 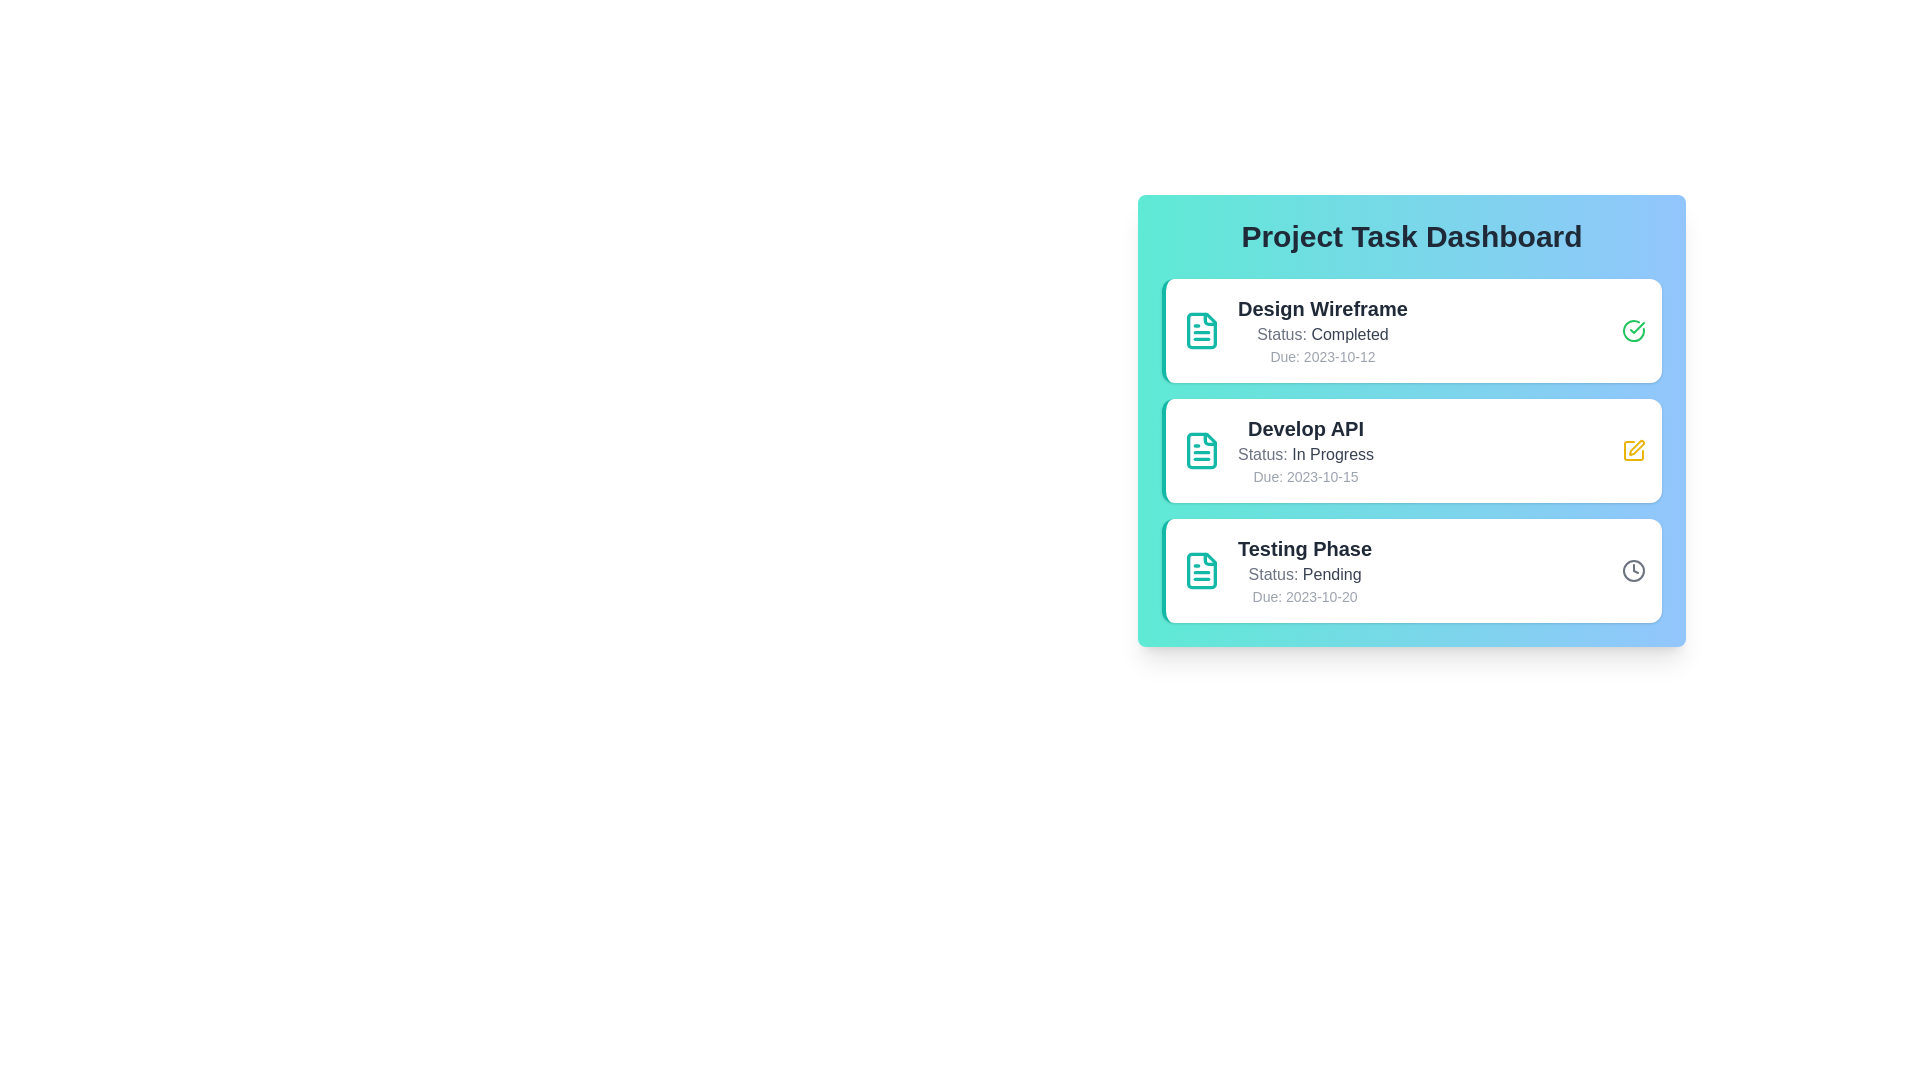 I want to click on the task card for Testing Phase to access detailed task information, so click(x=1410, y=570).